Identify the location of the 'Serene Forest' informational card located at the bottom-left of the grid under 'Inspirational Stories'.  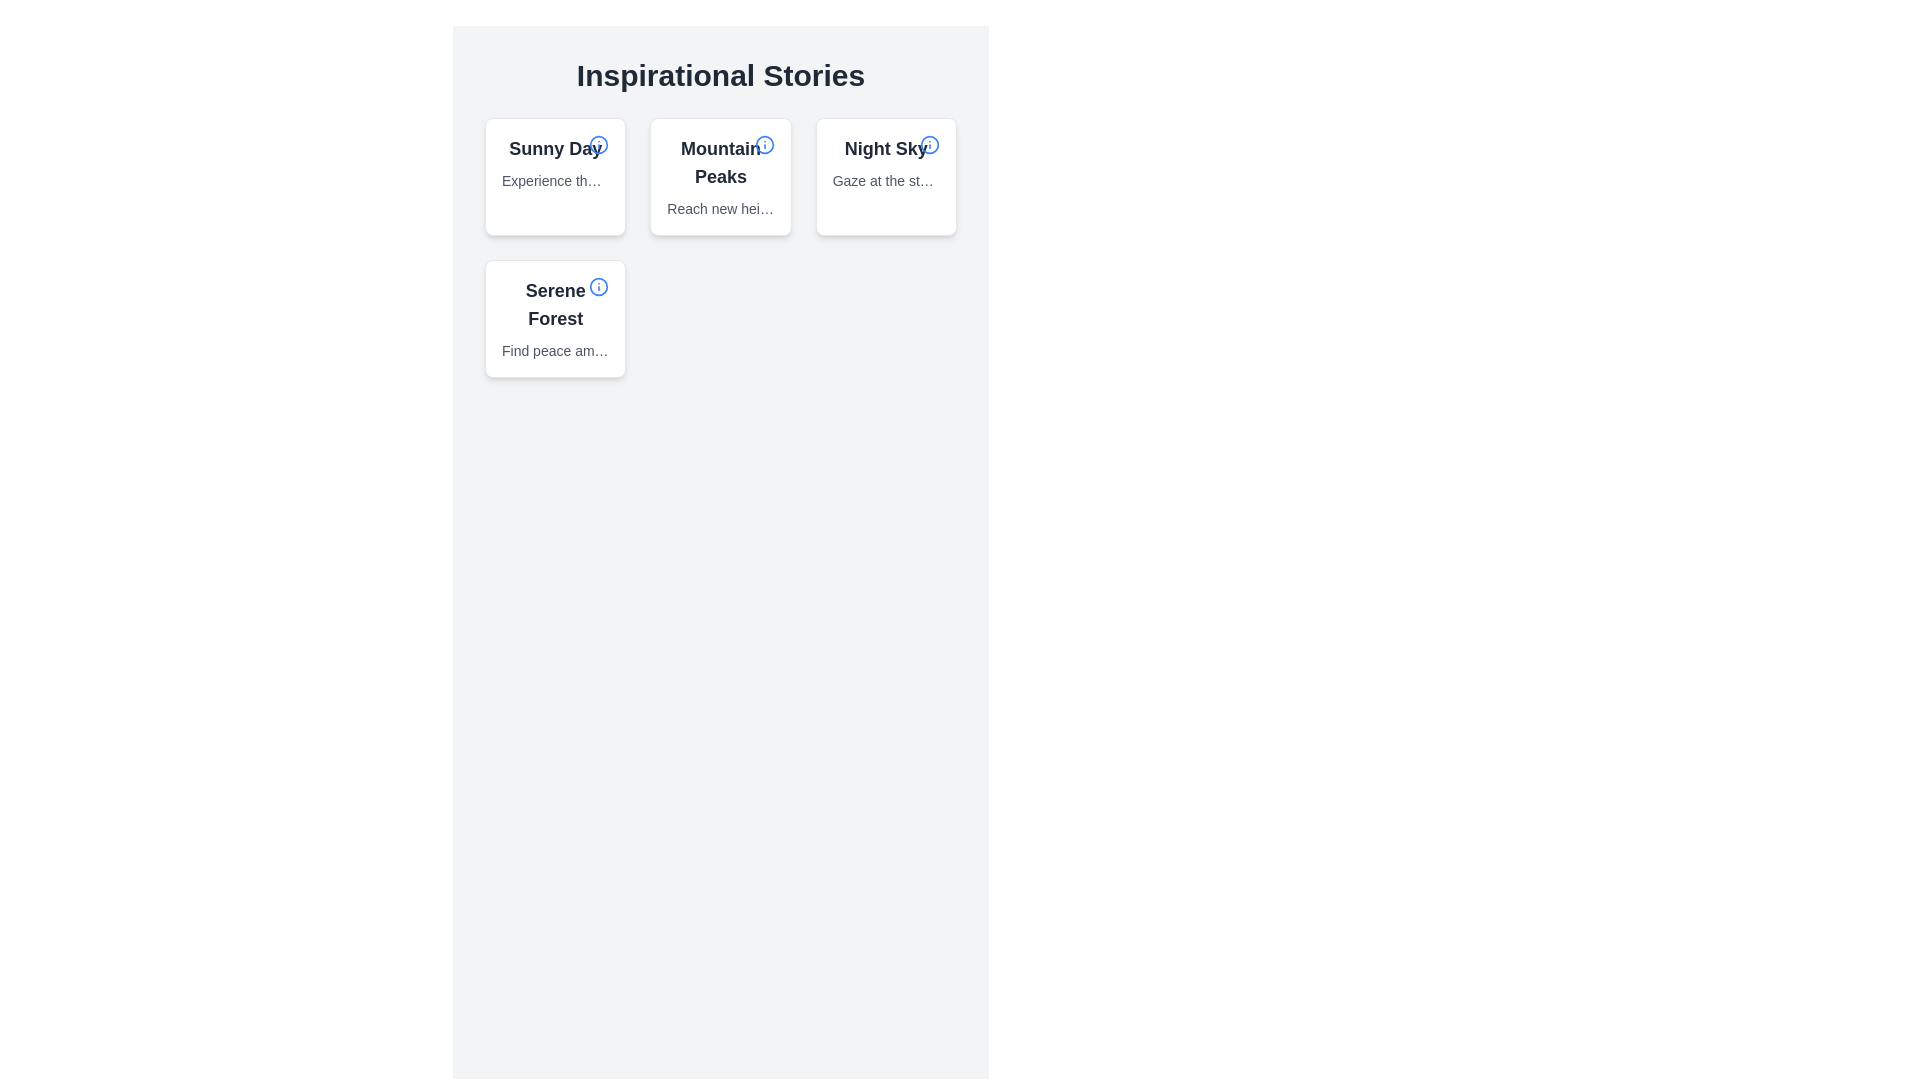
(555, 318).